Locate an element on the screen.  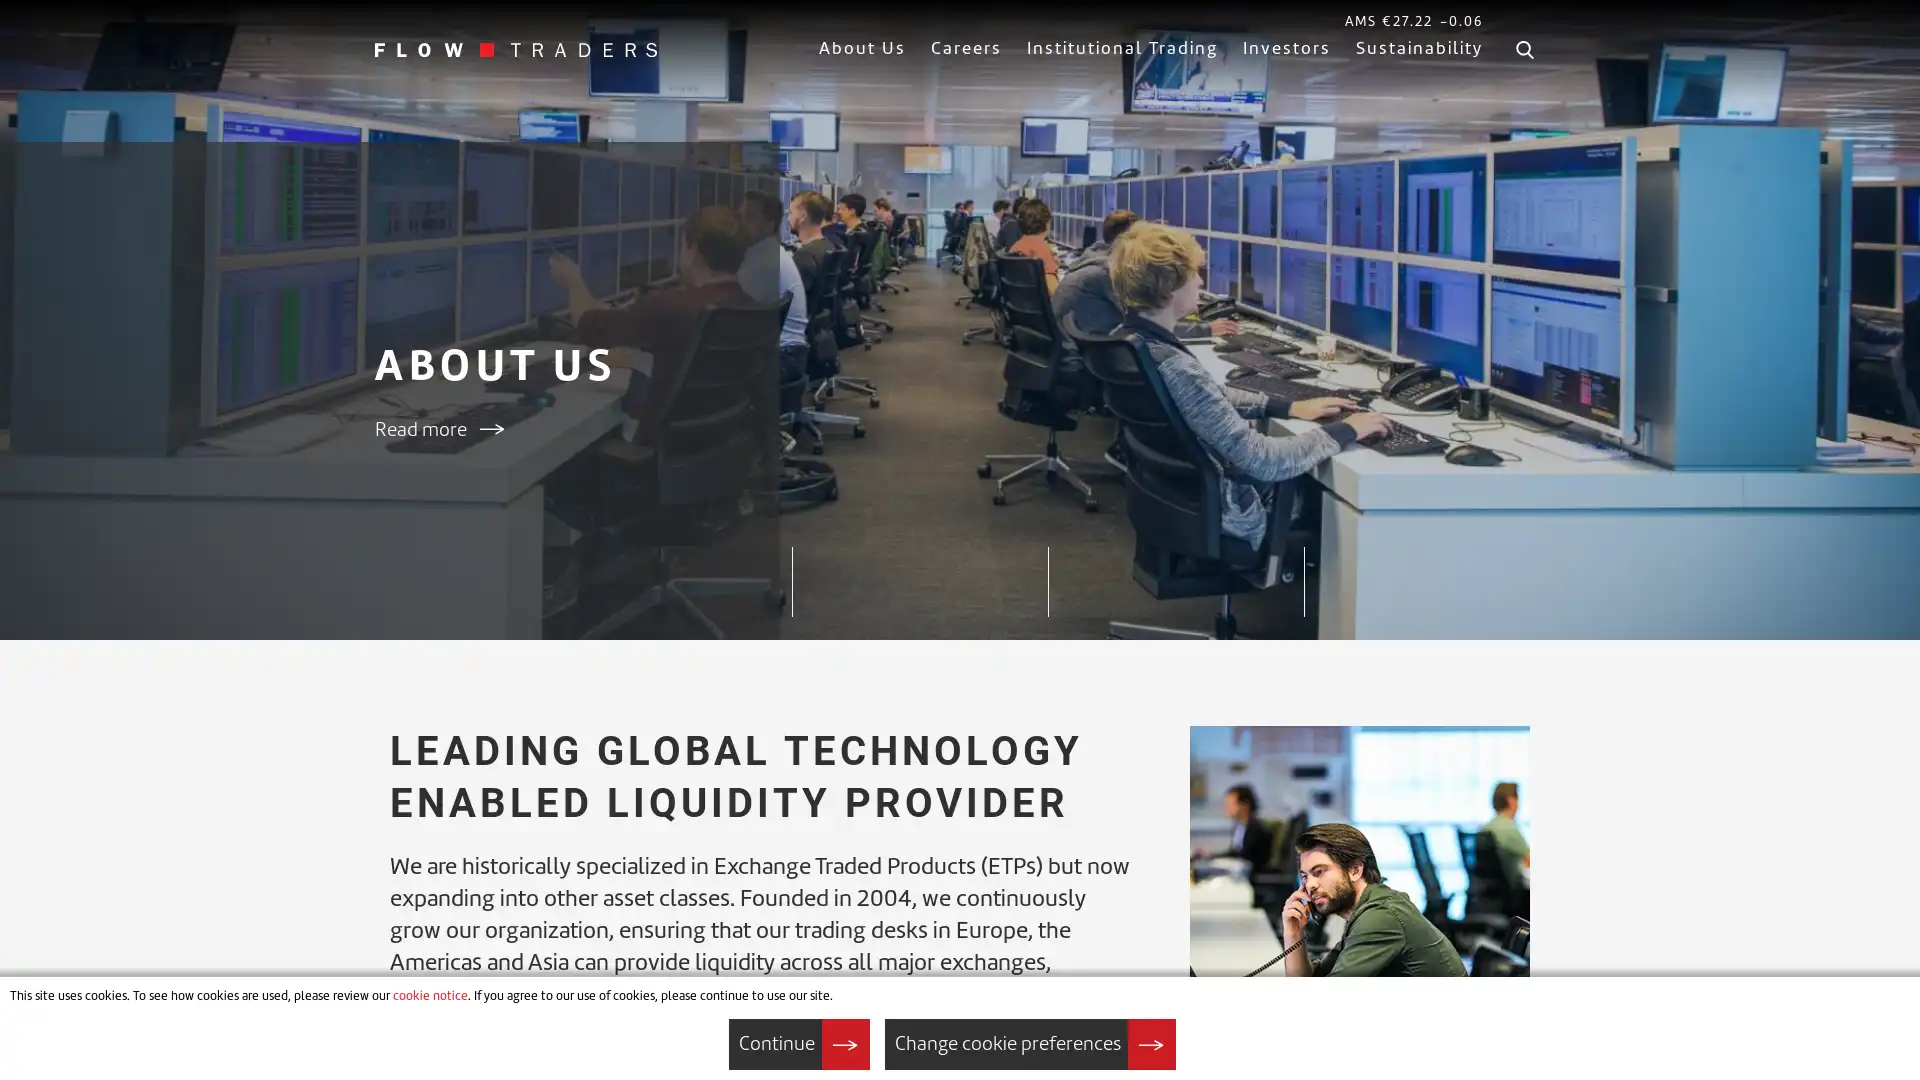
Change cookie preferences is located at coordinates (1030, 1043).